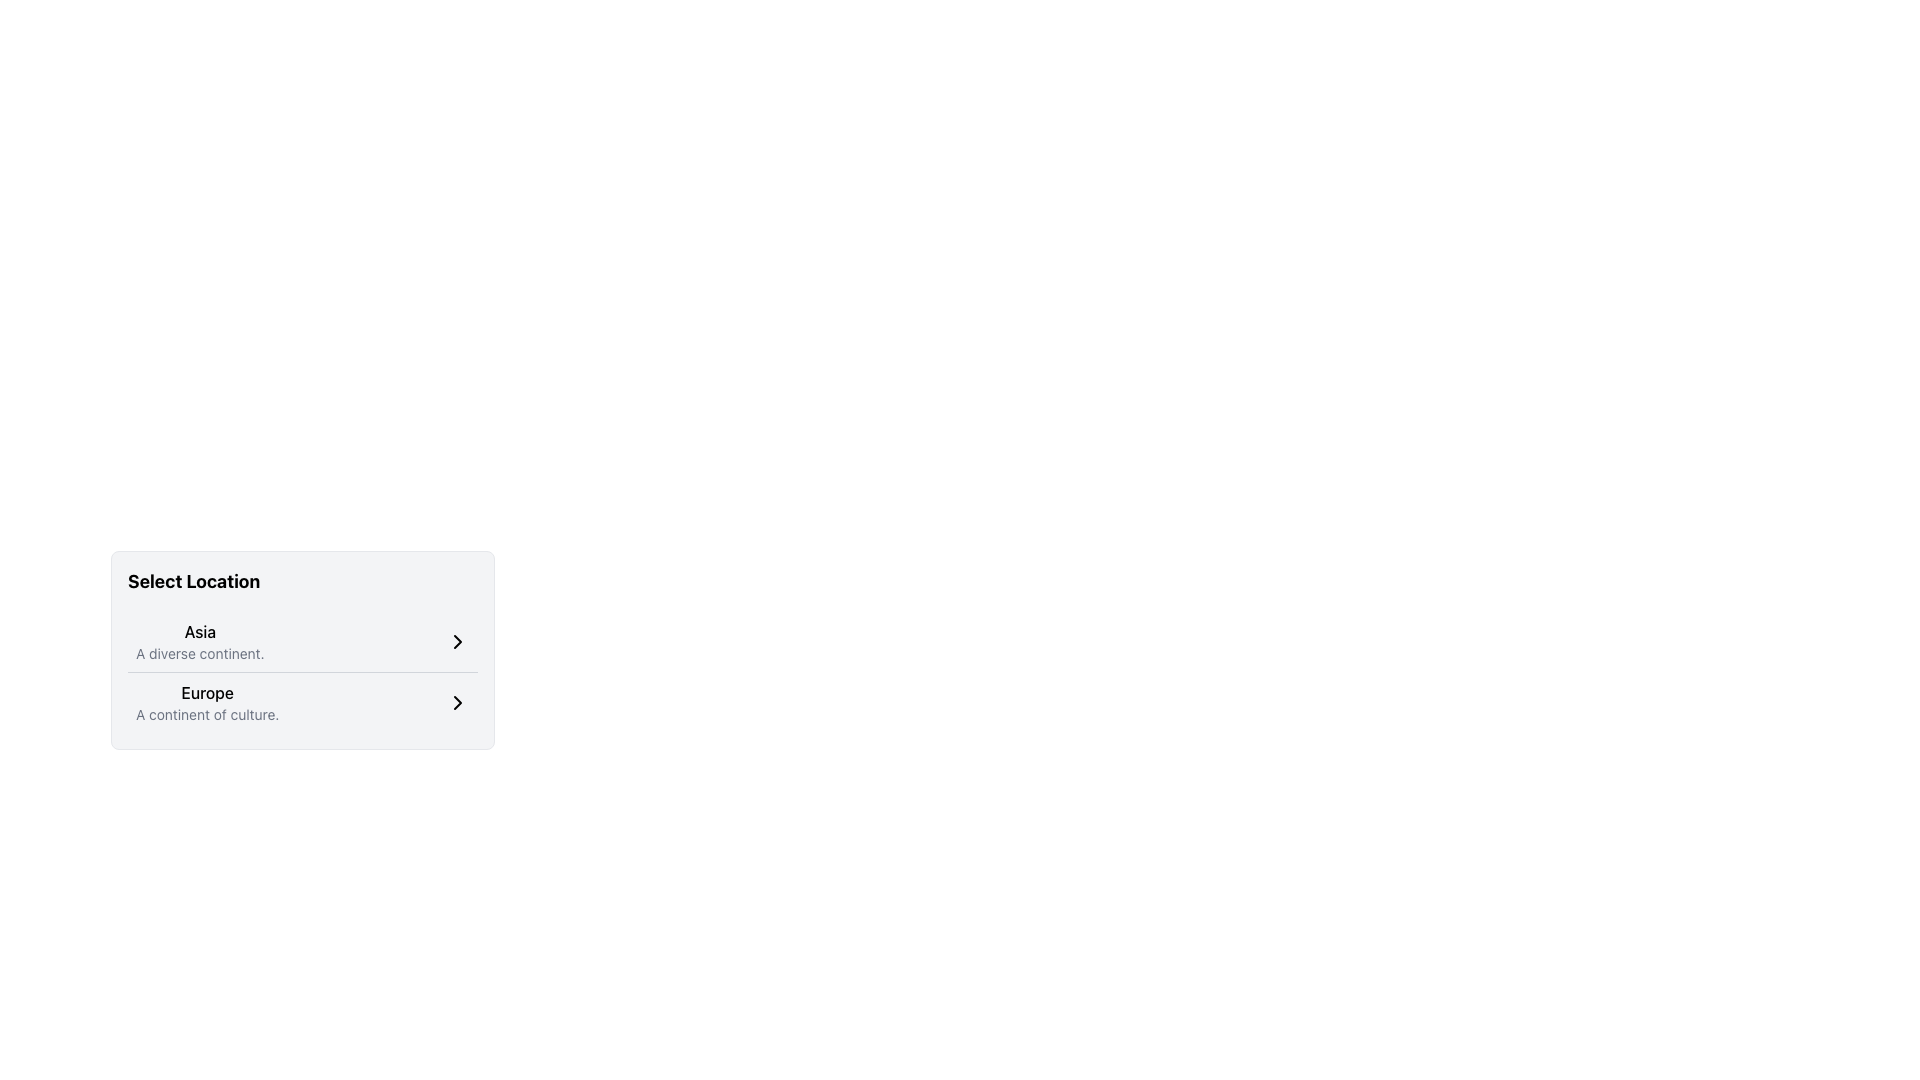 This screenshot has height=1080, width=1920. Describe the element at coordinates (456, 701) in the screenshot. I see `the arrow icon located at the far right of the row containing the 'Europe' option` at that location.